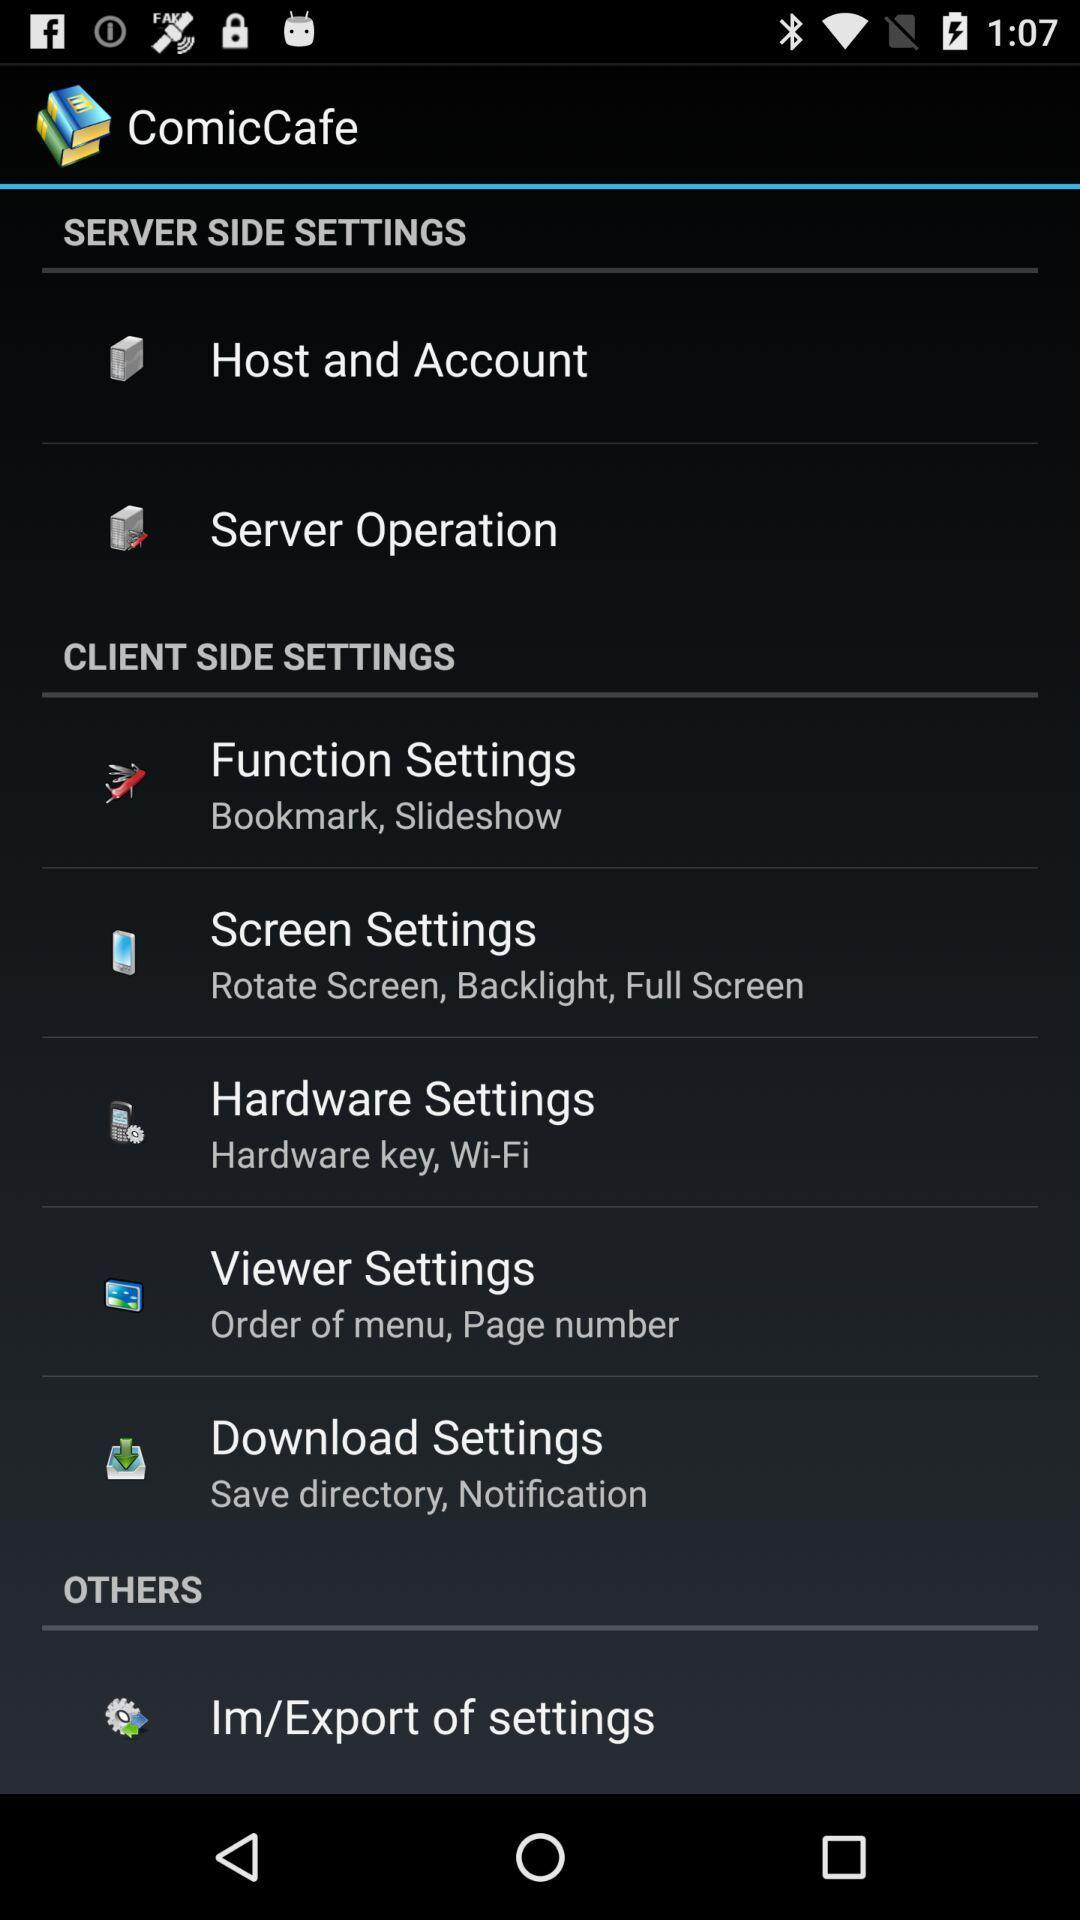 This screenshot has height=1920, width=1080. What do you see at coordinates (405, 1434) in the screenshot?
I see `icon below the order of menu` at bounding box center [405, 1434].